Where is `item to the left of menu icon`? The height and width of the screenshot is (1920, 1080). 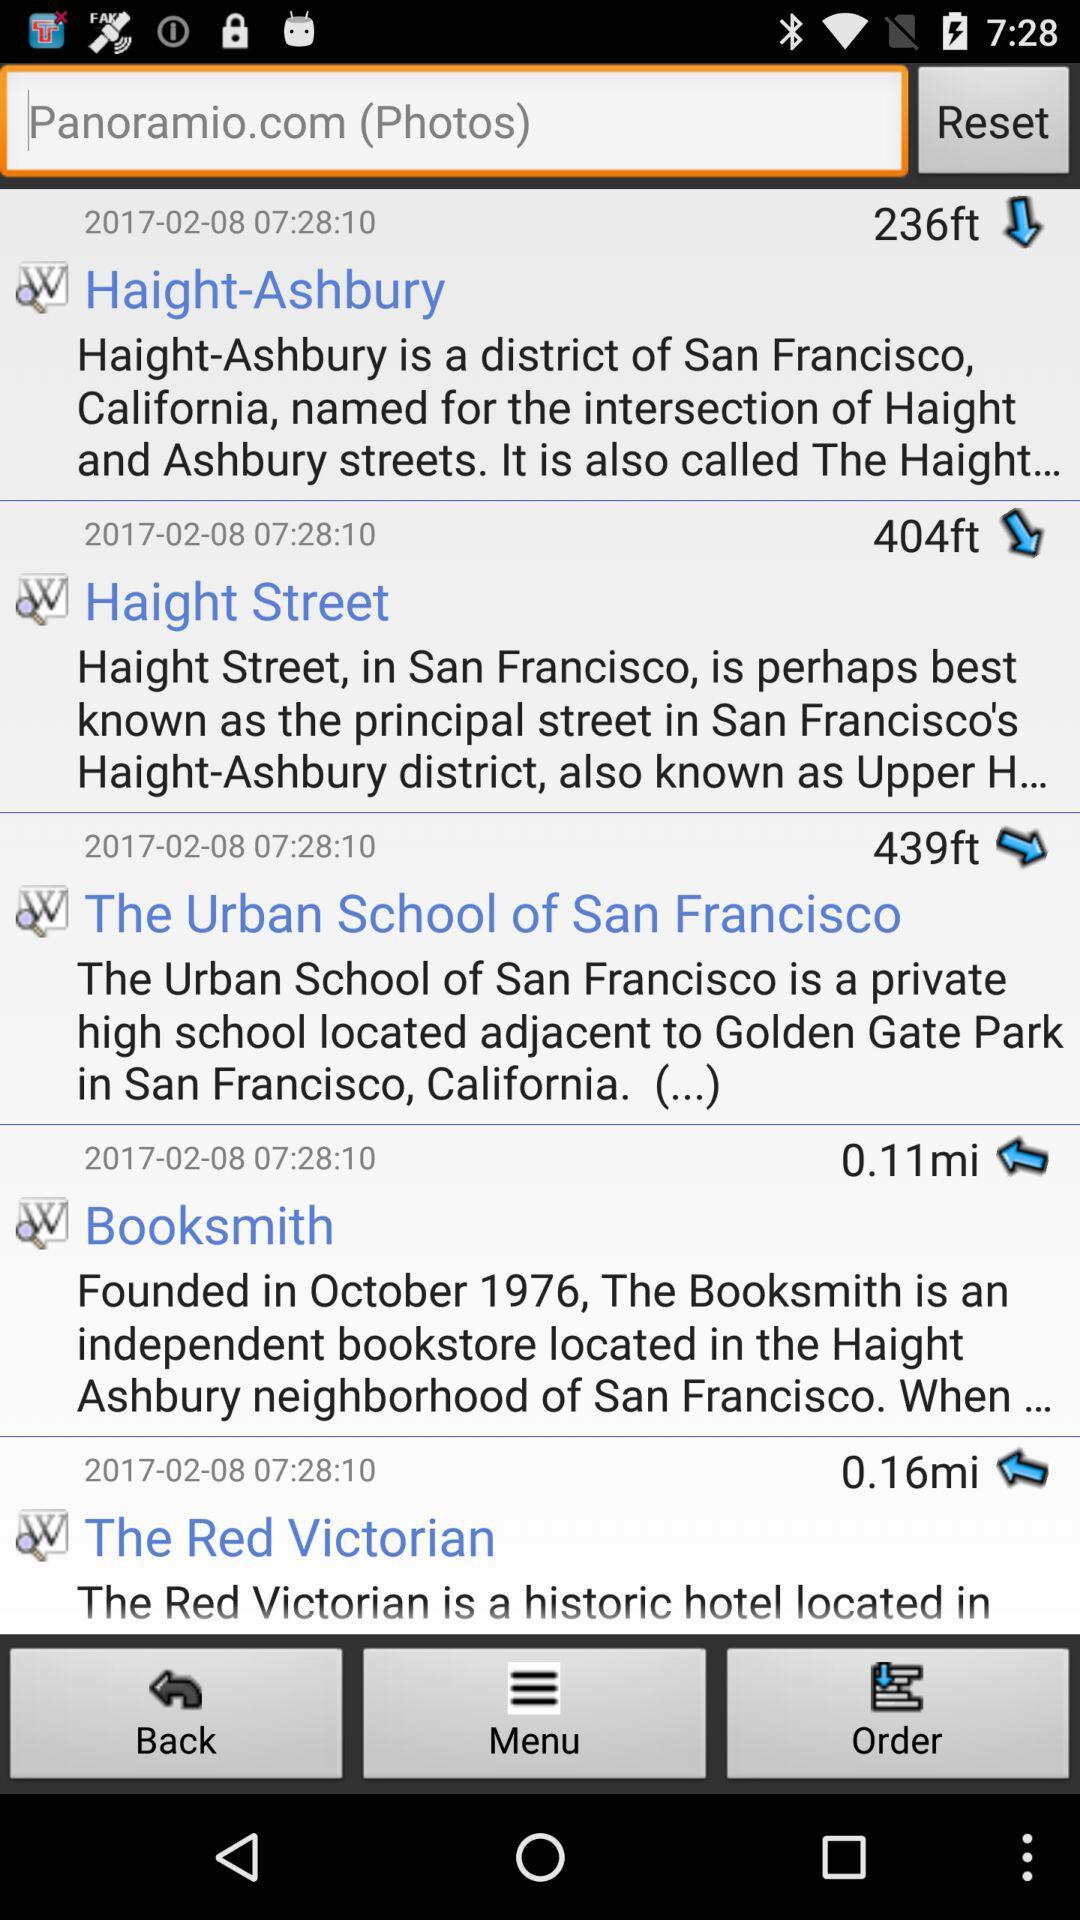 item to the left of menu icon is located at coordinates (175, 1718).